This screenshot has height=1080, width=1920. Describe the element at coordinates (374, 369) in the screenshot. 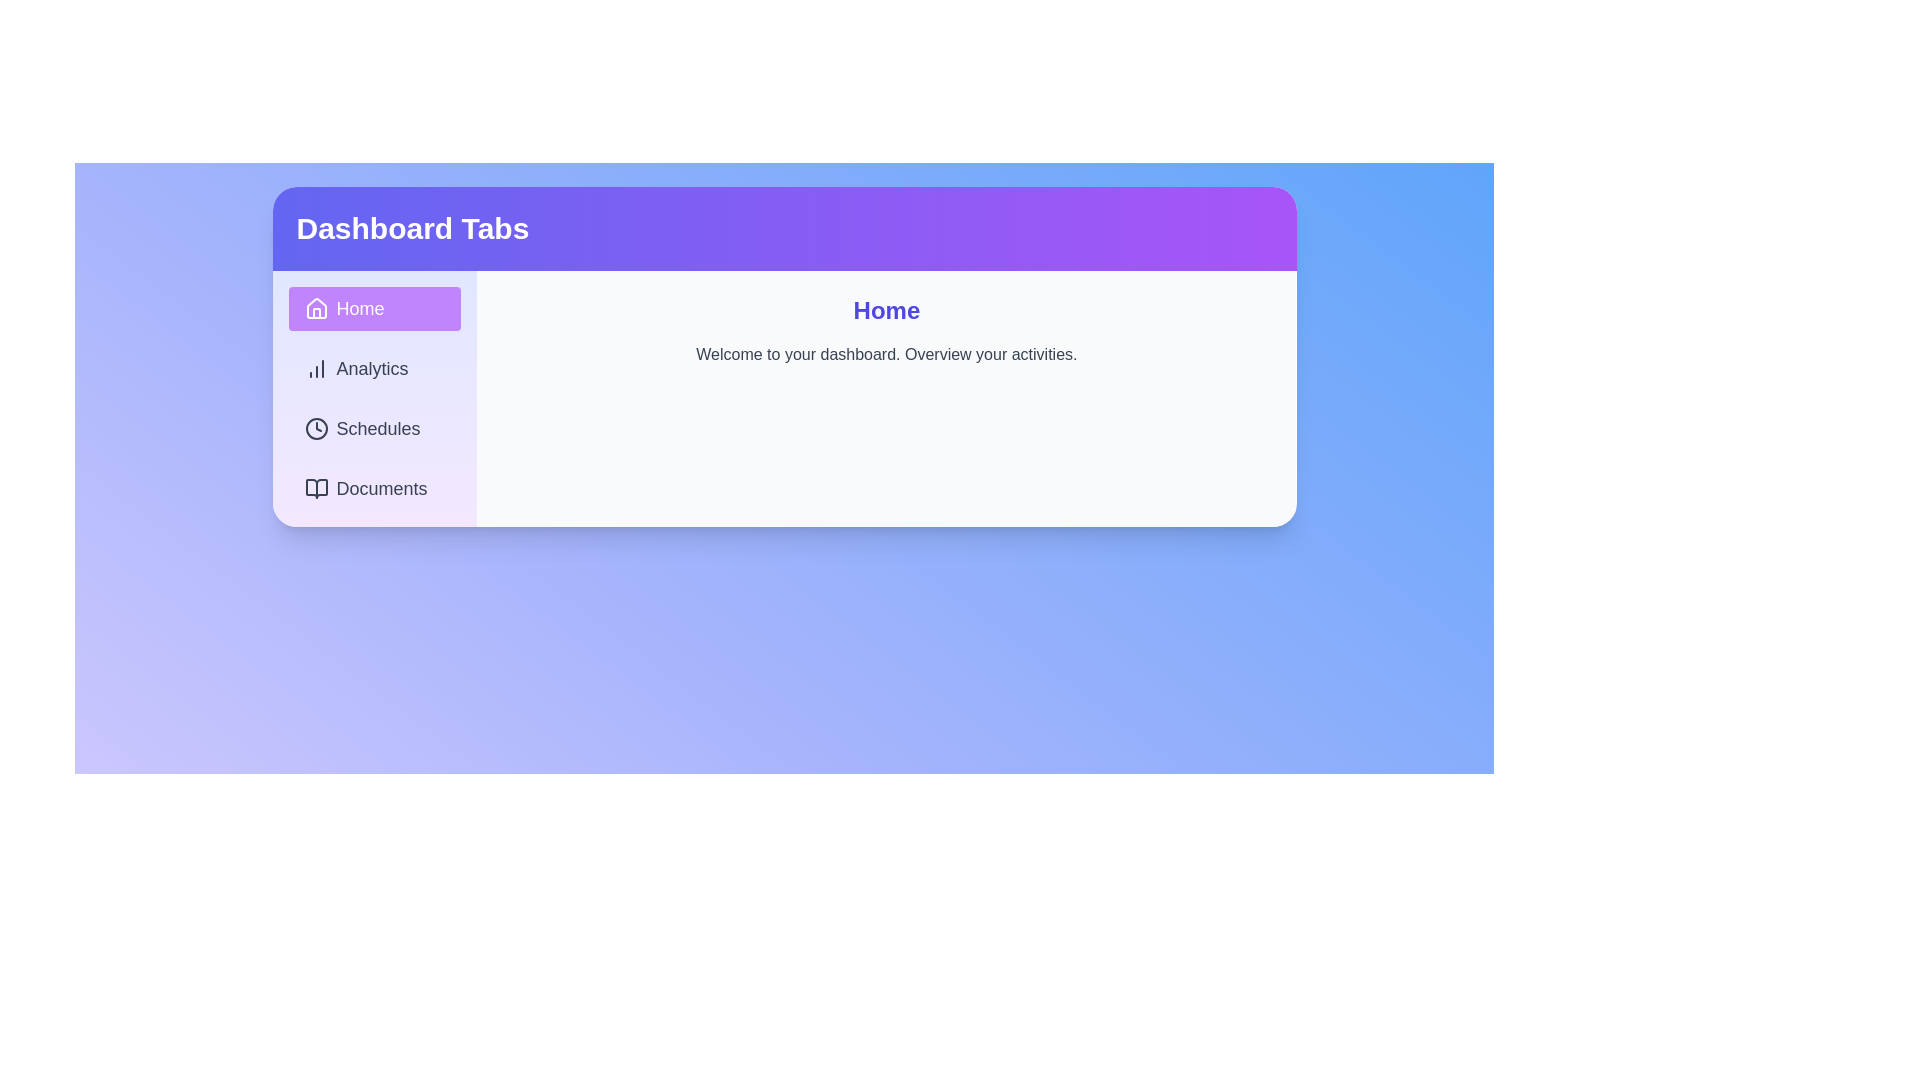

I see `the Analytics tab by clicking on it` at that location.